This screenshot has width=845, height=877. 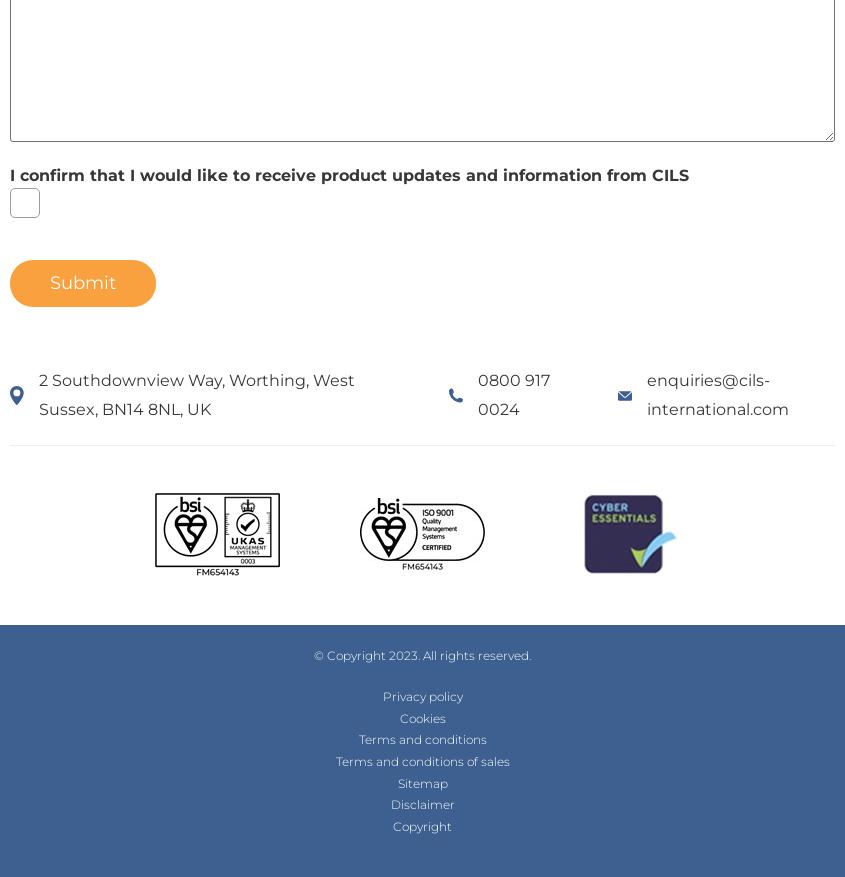 I want to click on 'Cookies', so click(x=420, y=716).